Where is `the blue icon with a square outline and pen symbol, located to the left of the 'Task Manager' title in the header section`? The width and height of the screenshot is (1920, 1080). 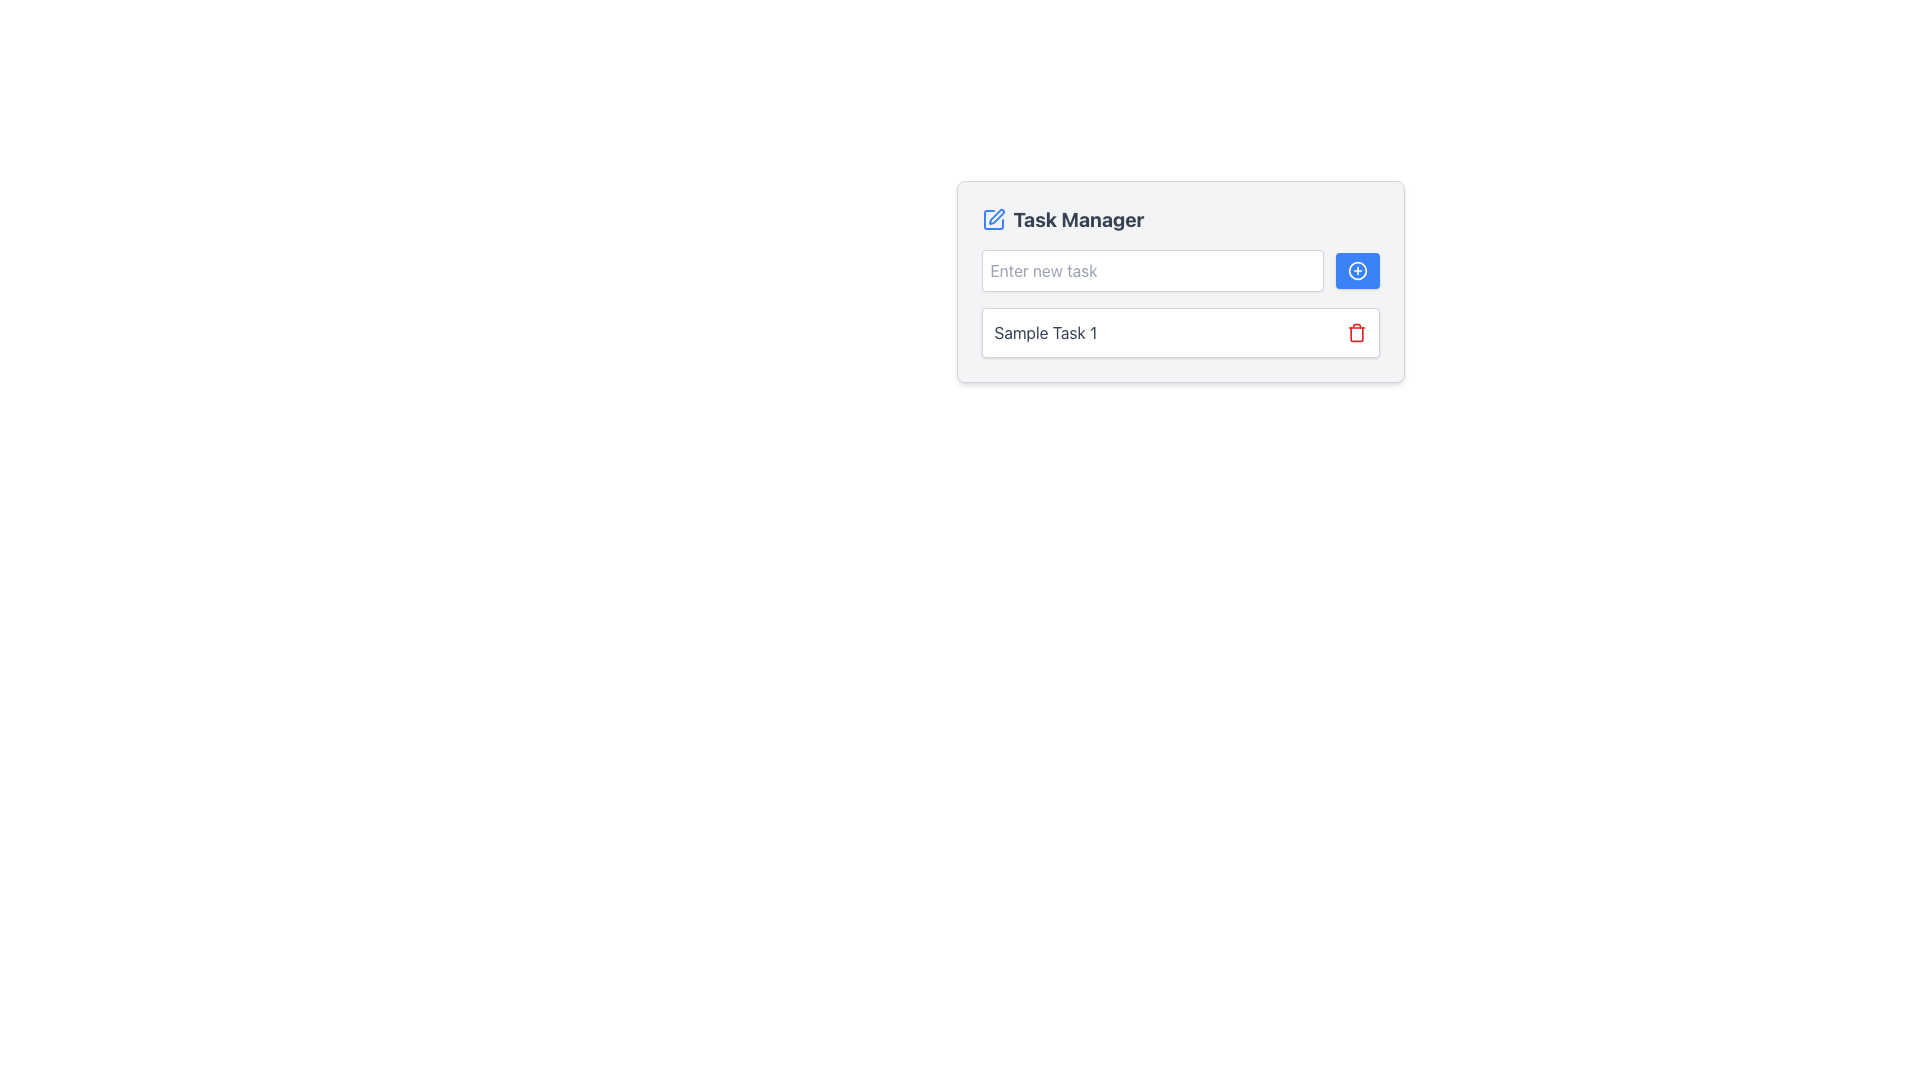 the blue icon with a square outline and pen symbol, located to the left of the 'Task Manager' title in the header section is located at coordinates (993, 219).